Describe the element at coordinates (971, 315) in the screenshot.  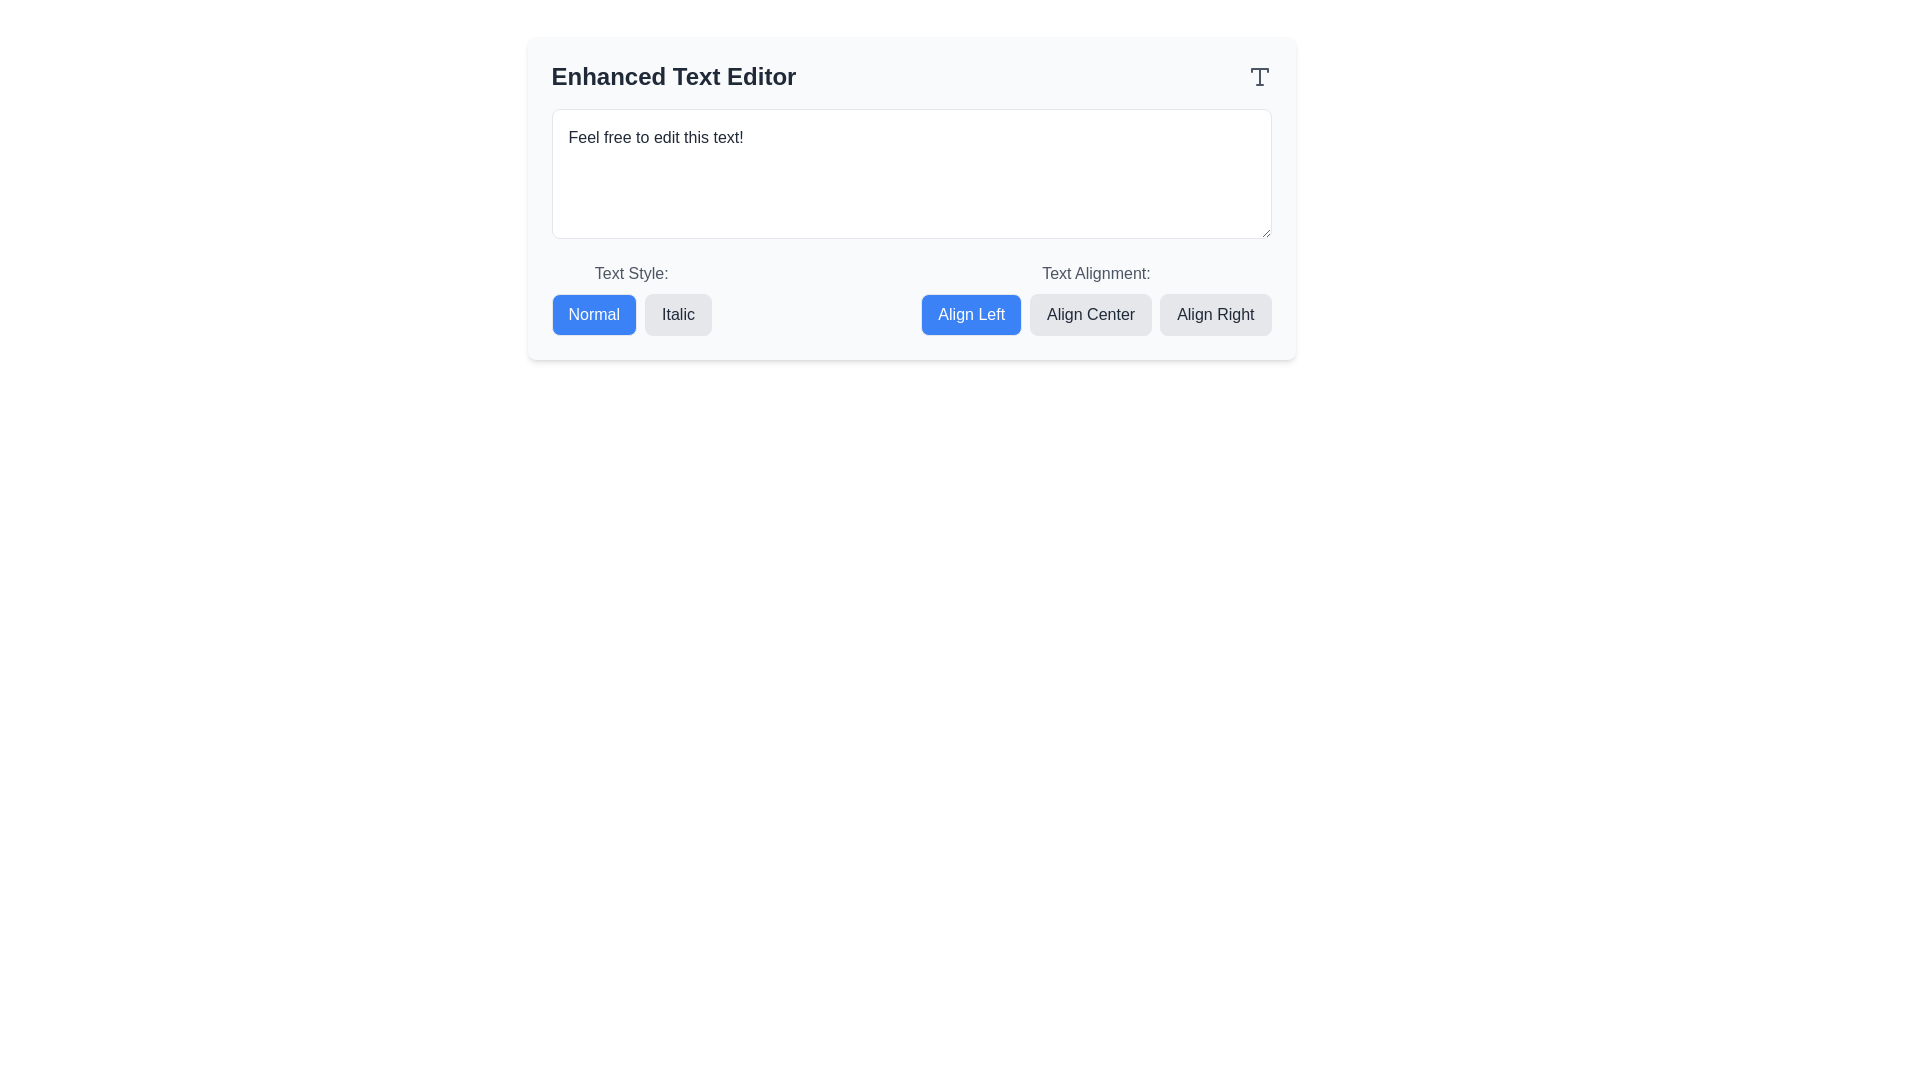
I see `the leftmost button in the 'Text Alignment' section to align text to the left` at that location.